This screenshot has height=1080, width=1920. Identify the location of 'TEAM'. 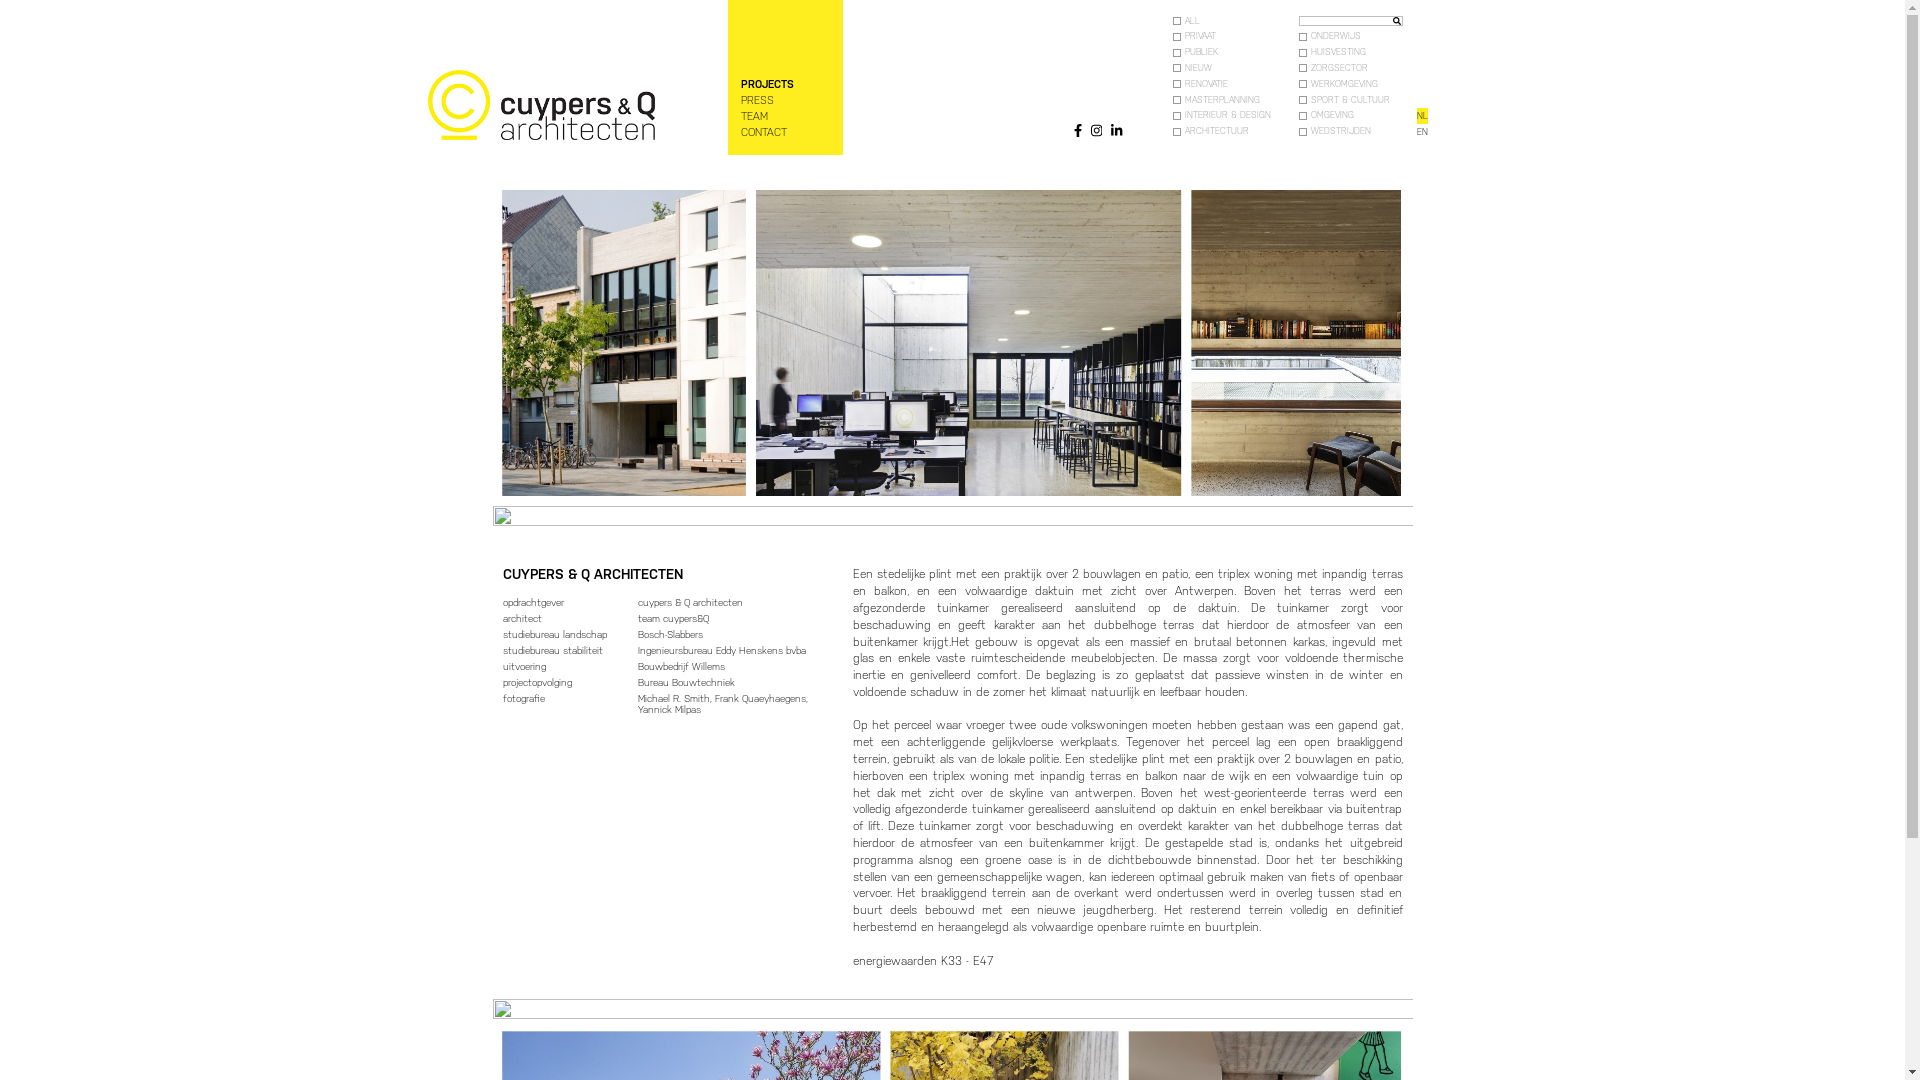
(752, 116).